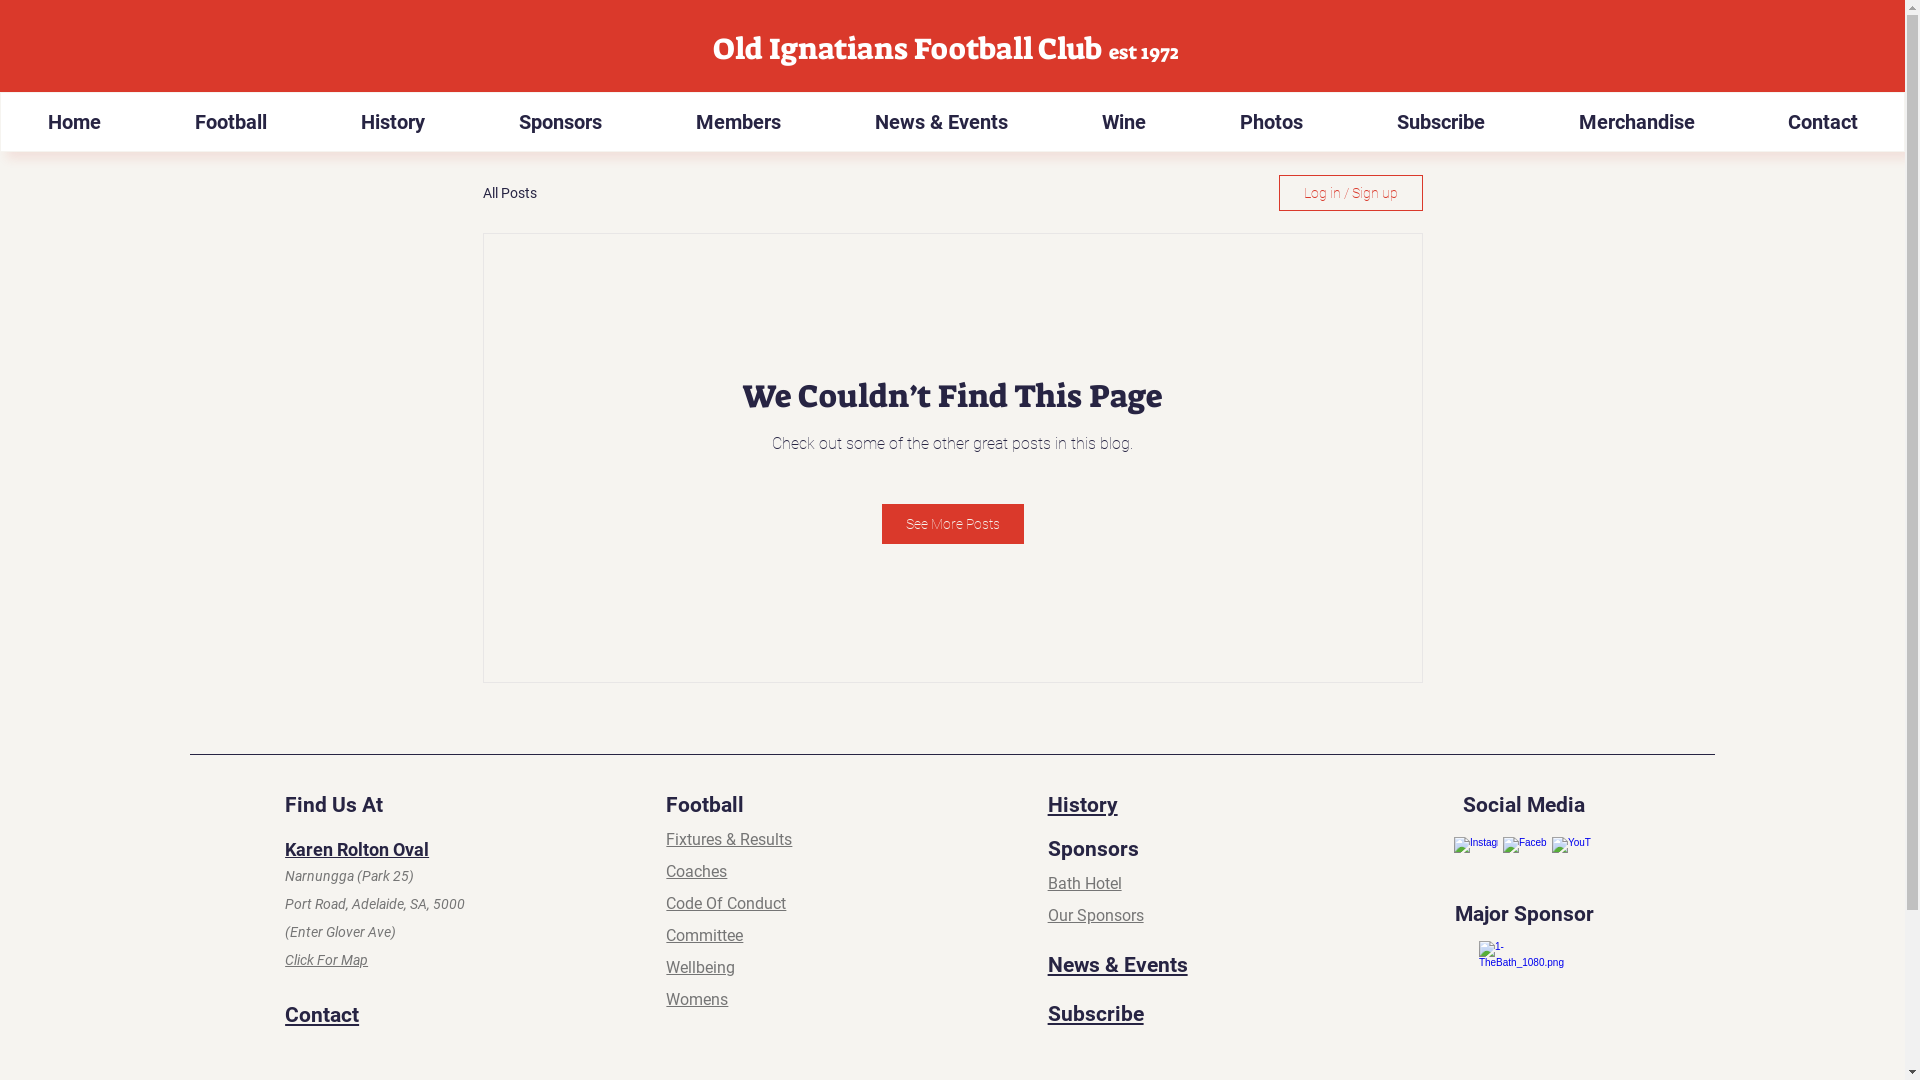 This screenshot has width=1920, height=1080. I want to click on 'All Posts', so click(481, 192).